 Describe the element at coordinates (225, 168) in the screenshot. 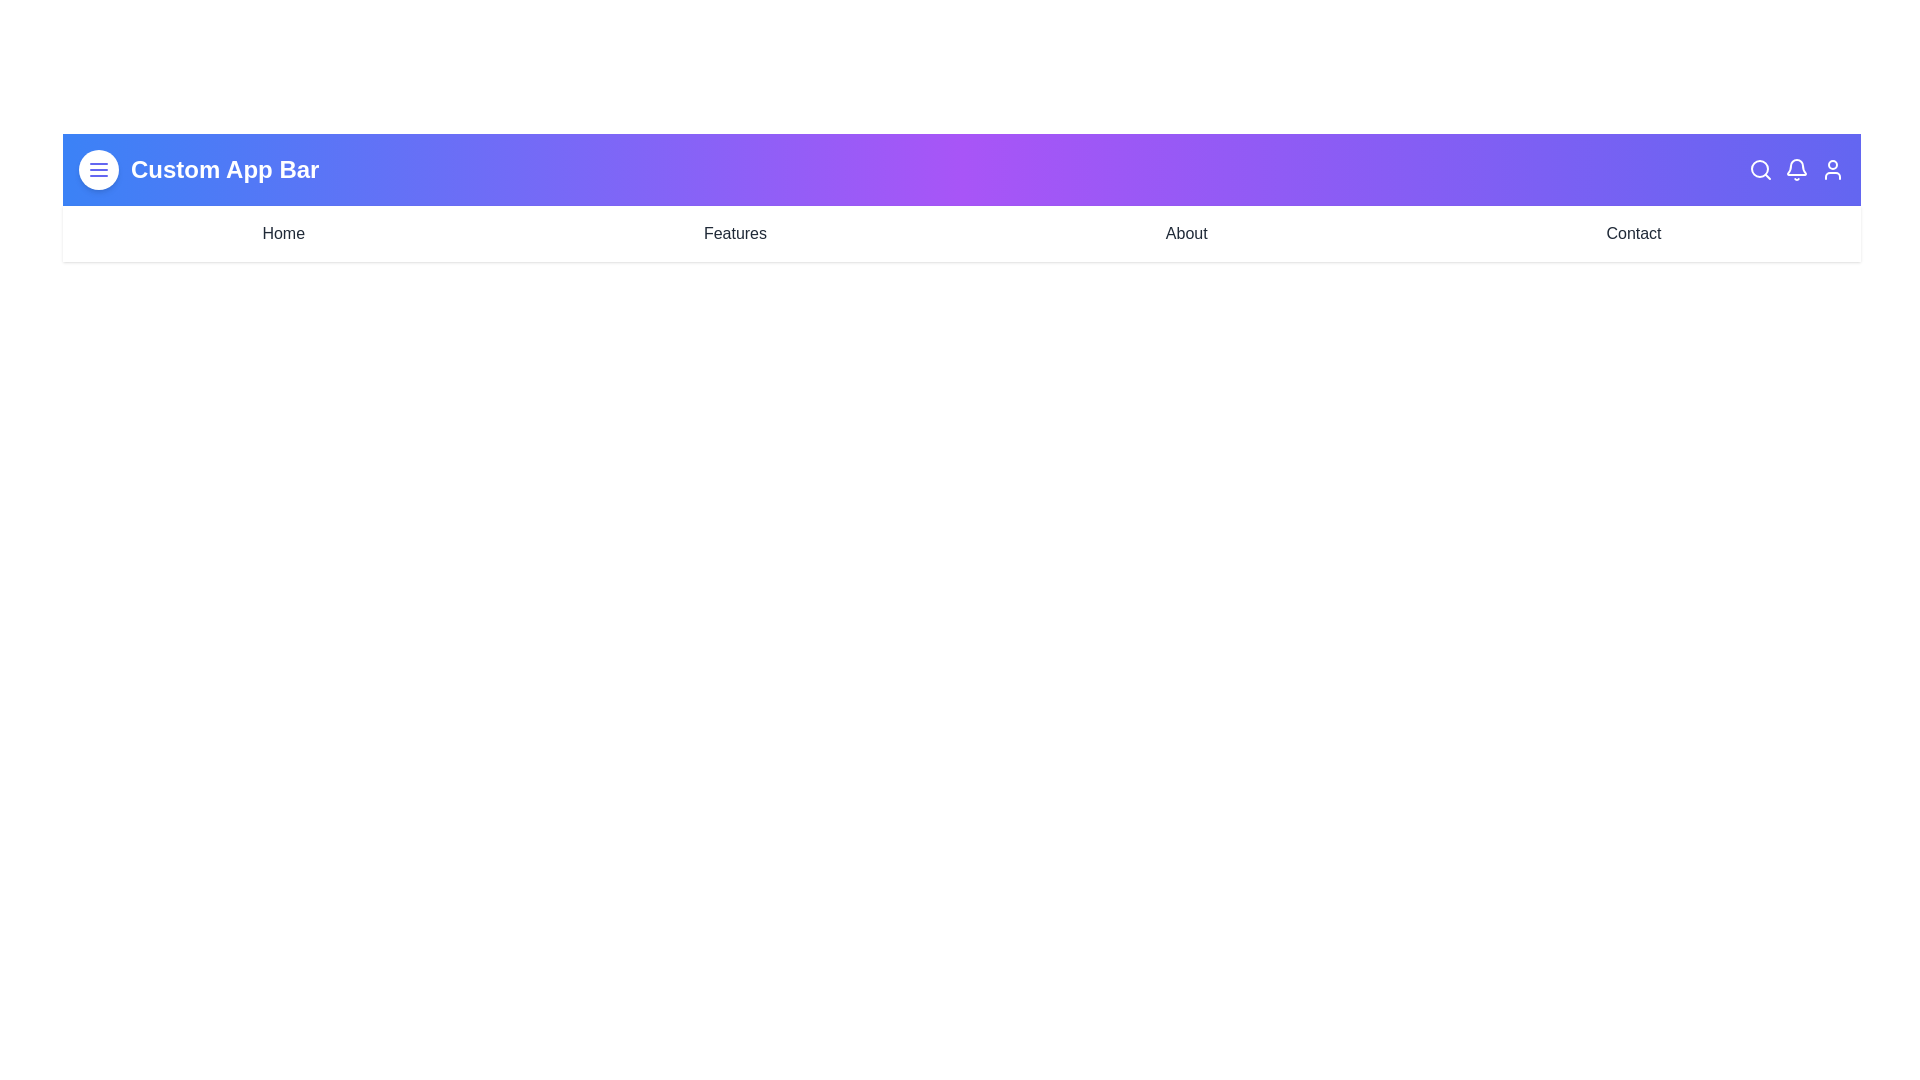

I see `the app bar title to inspect it` at that location.